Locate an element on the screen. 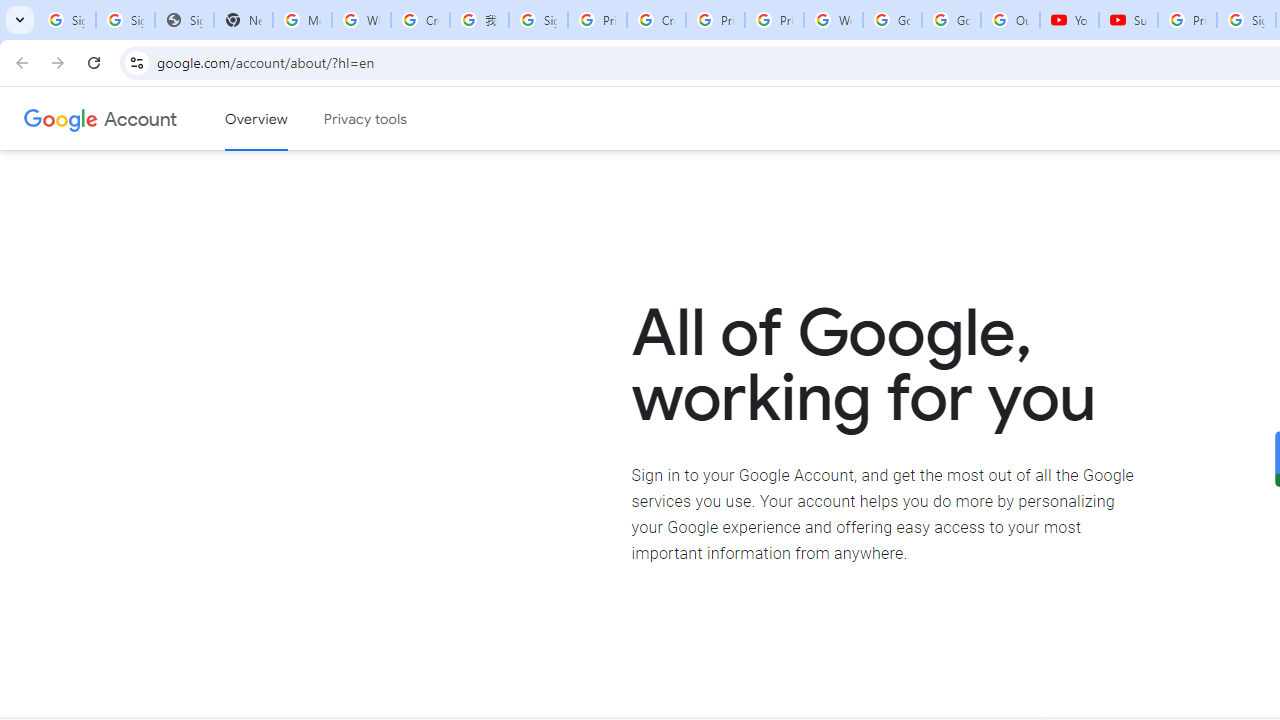 The image size is (1280, 720). 'Privacy tools' is located at coordinates (366, 119).